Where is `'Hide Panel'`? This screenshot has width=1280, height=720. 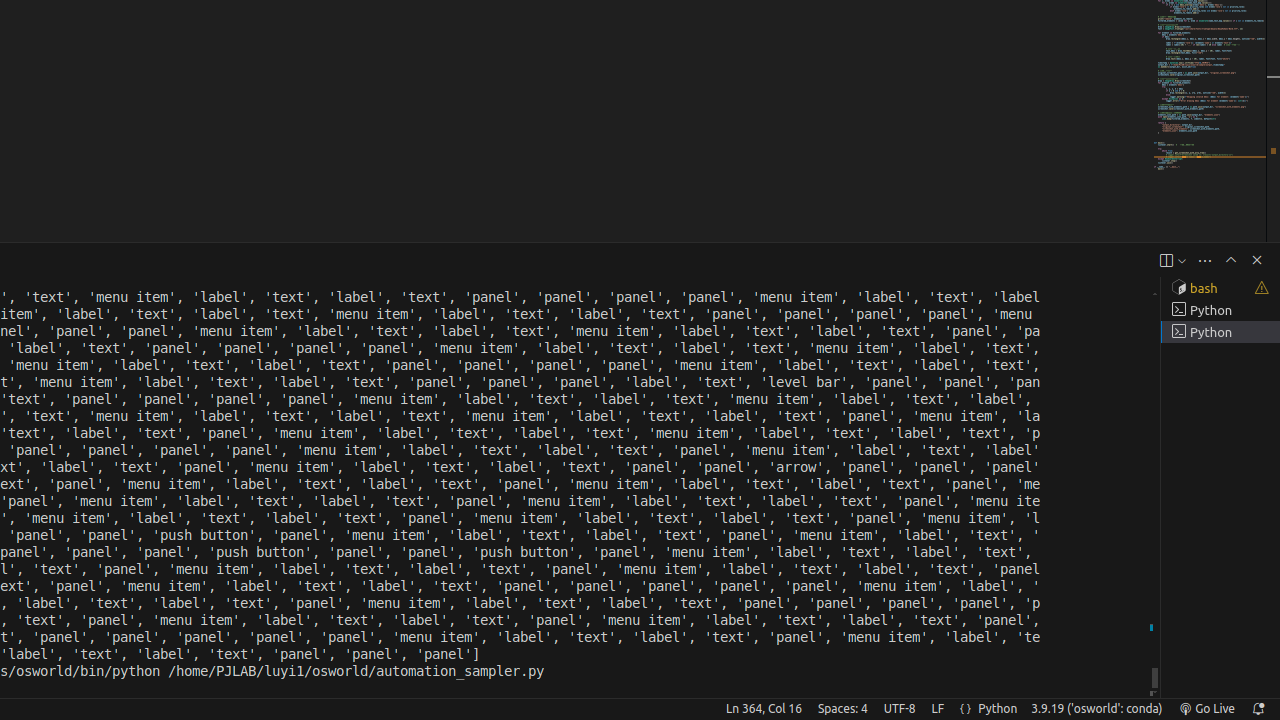
'Hide Panel' is located at coordinates (1255, 258).